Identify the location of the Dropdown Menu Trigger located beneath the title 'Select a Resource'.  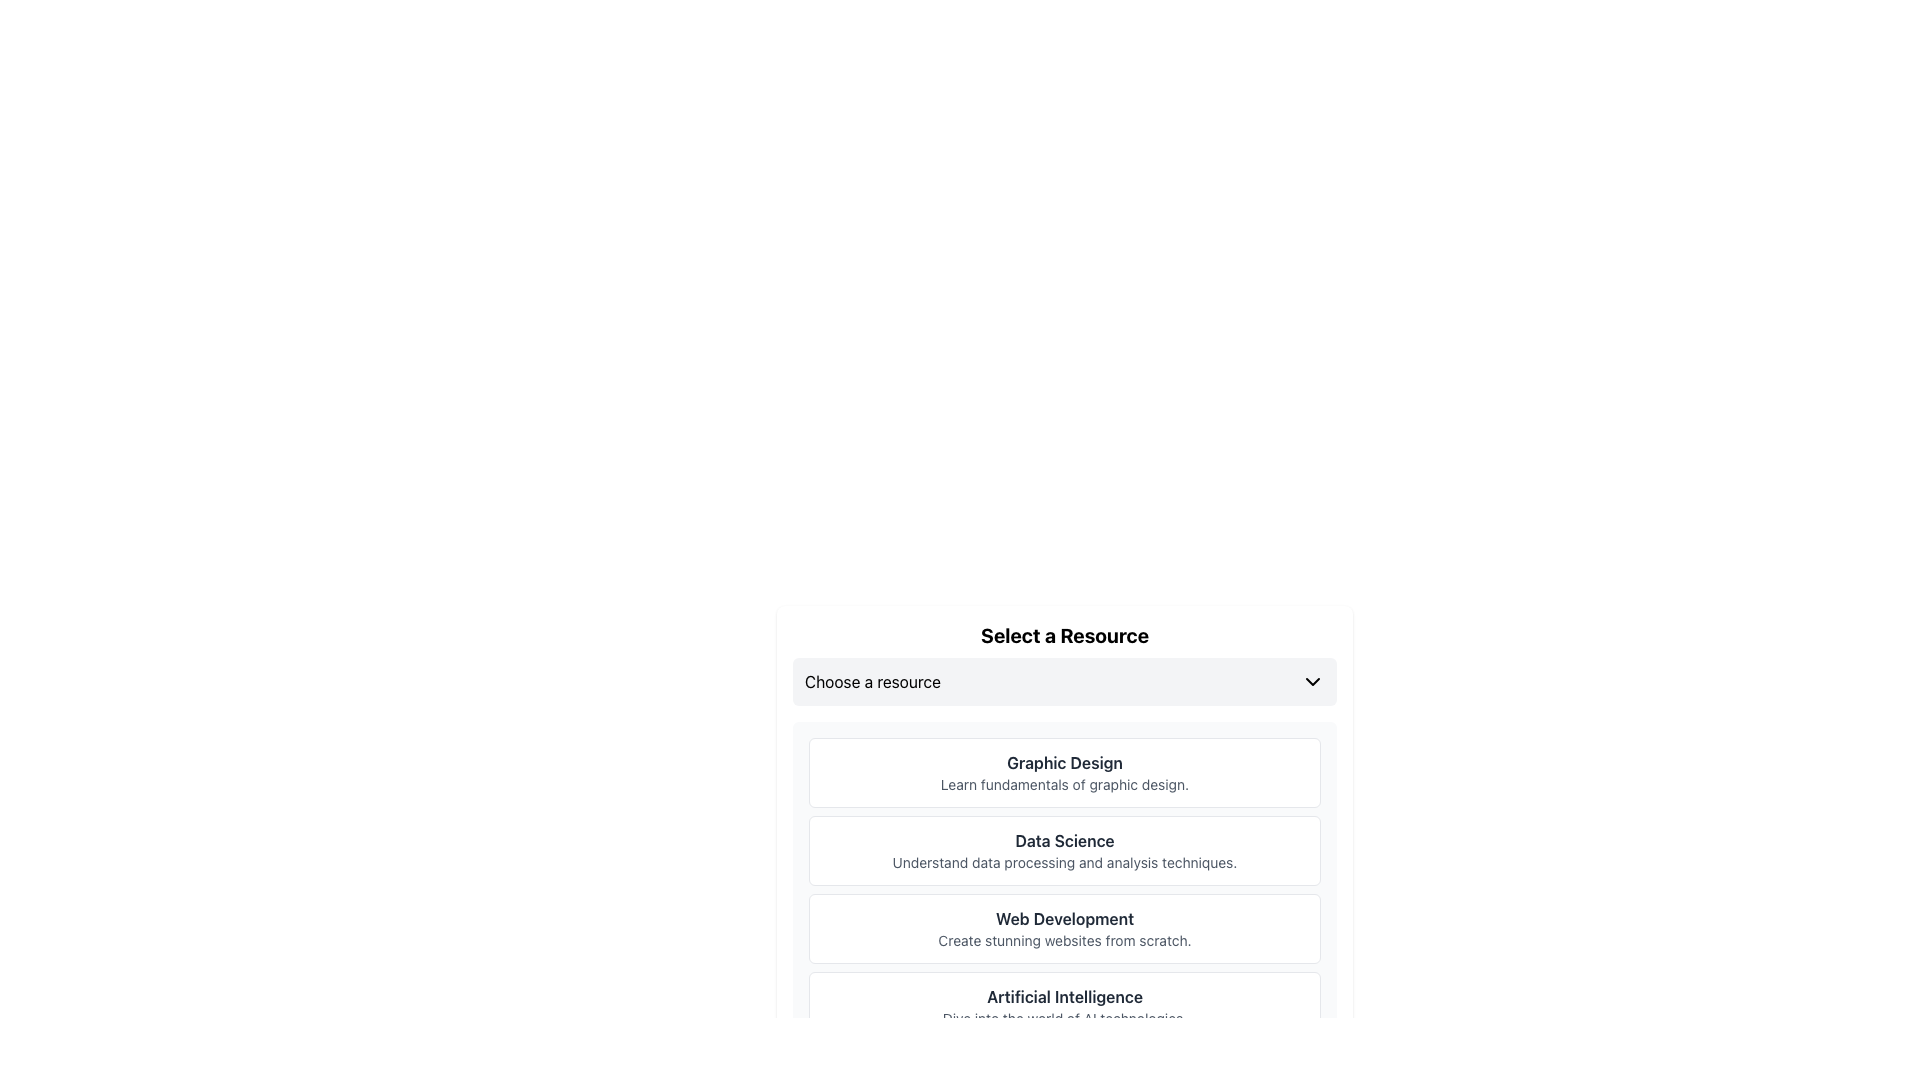
(1064, 681).